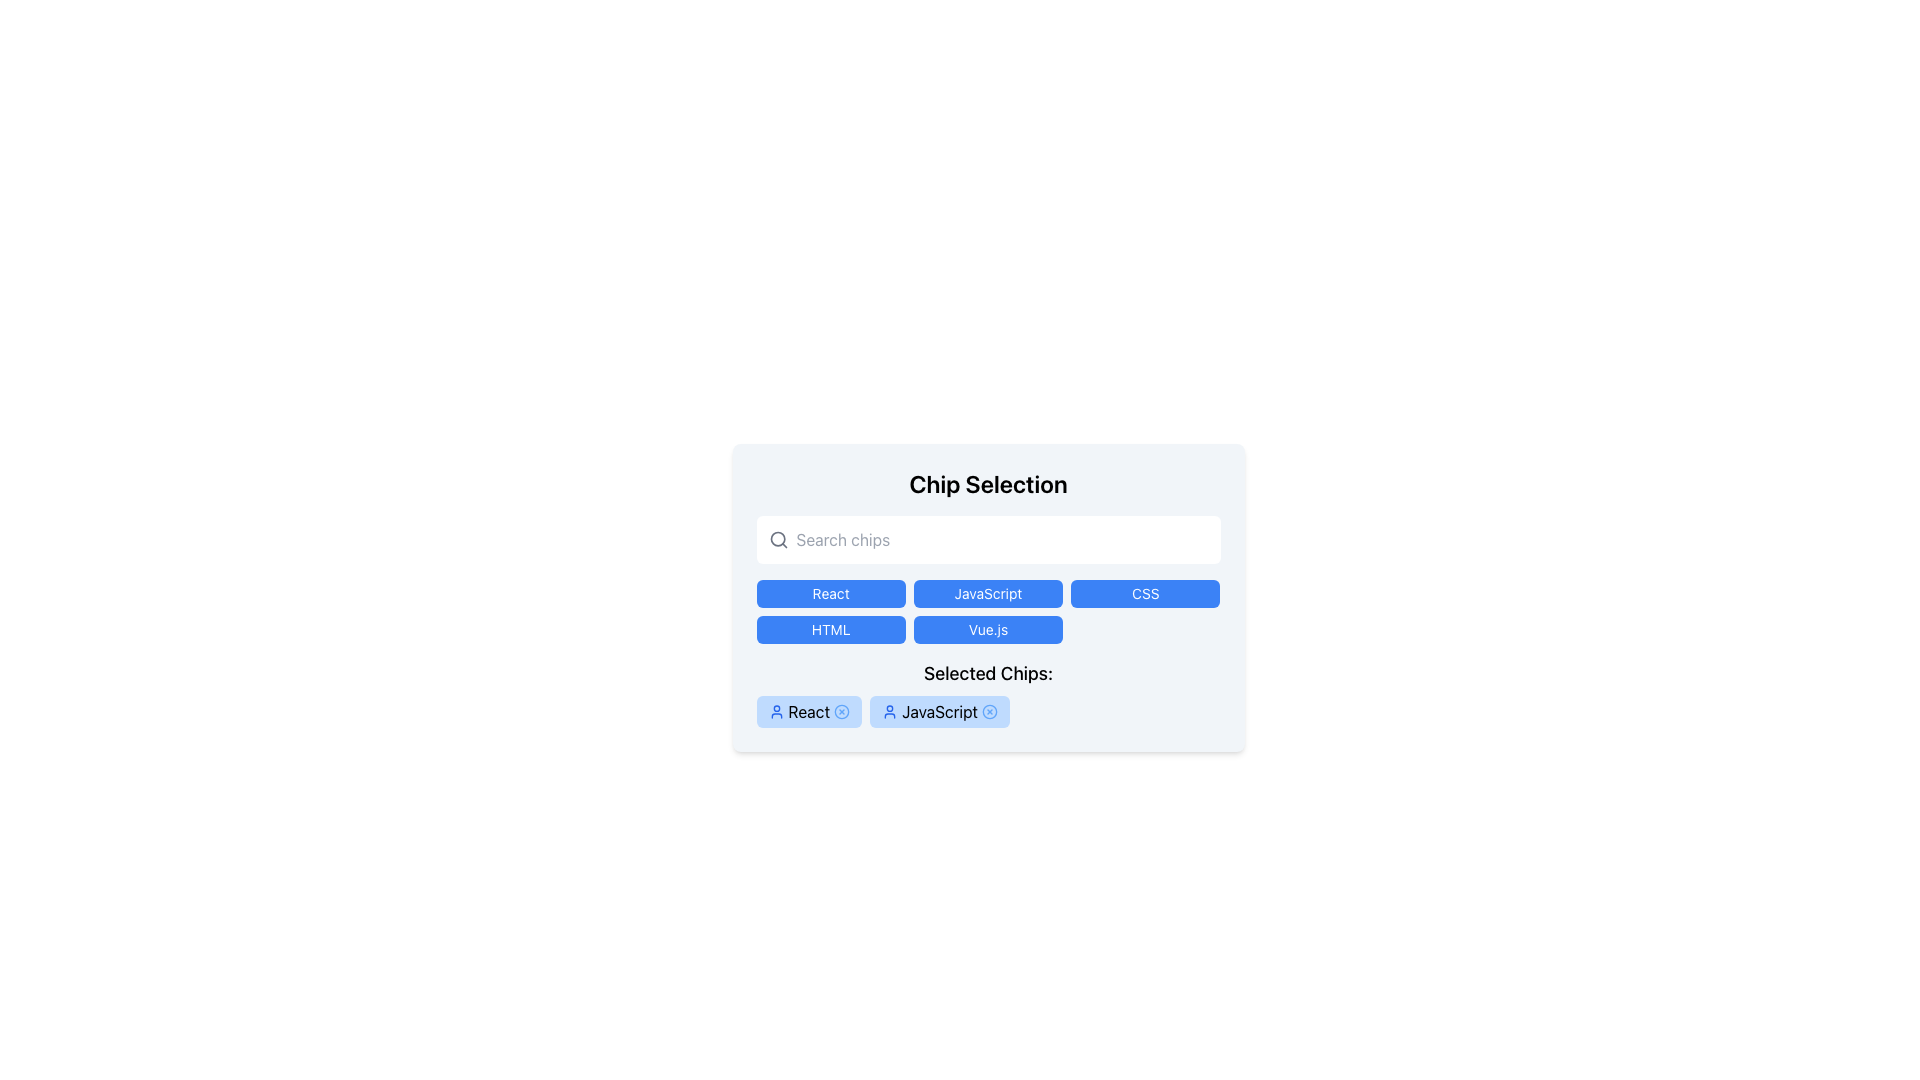  I want to click on the button in the first column of the second row of the grid layout, so click(831, 628).